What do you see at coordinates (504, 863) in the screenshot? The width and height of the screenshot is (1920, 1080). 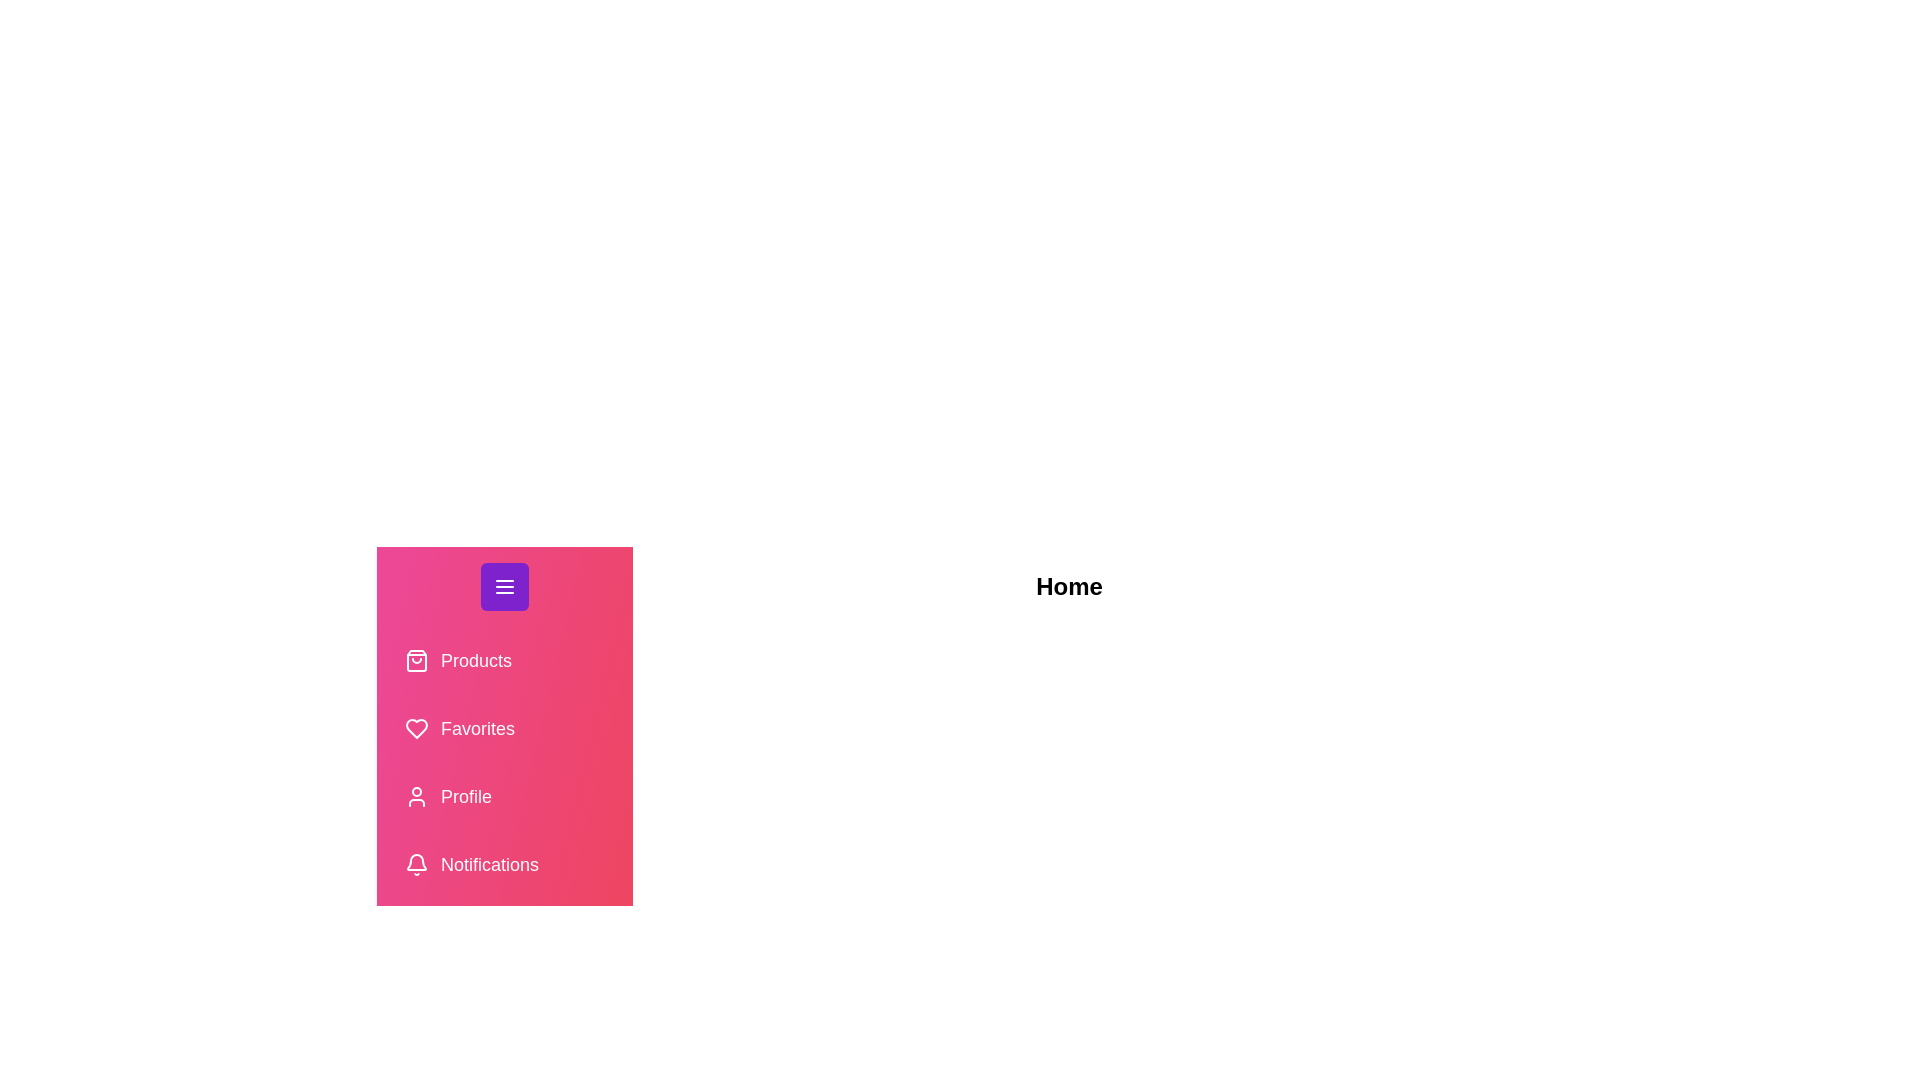 I see `the tab labeled 'Notifications' from the drawer` at bounding box center [504, 863].